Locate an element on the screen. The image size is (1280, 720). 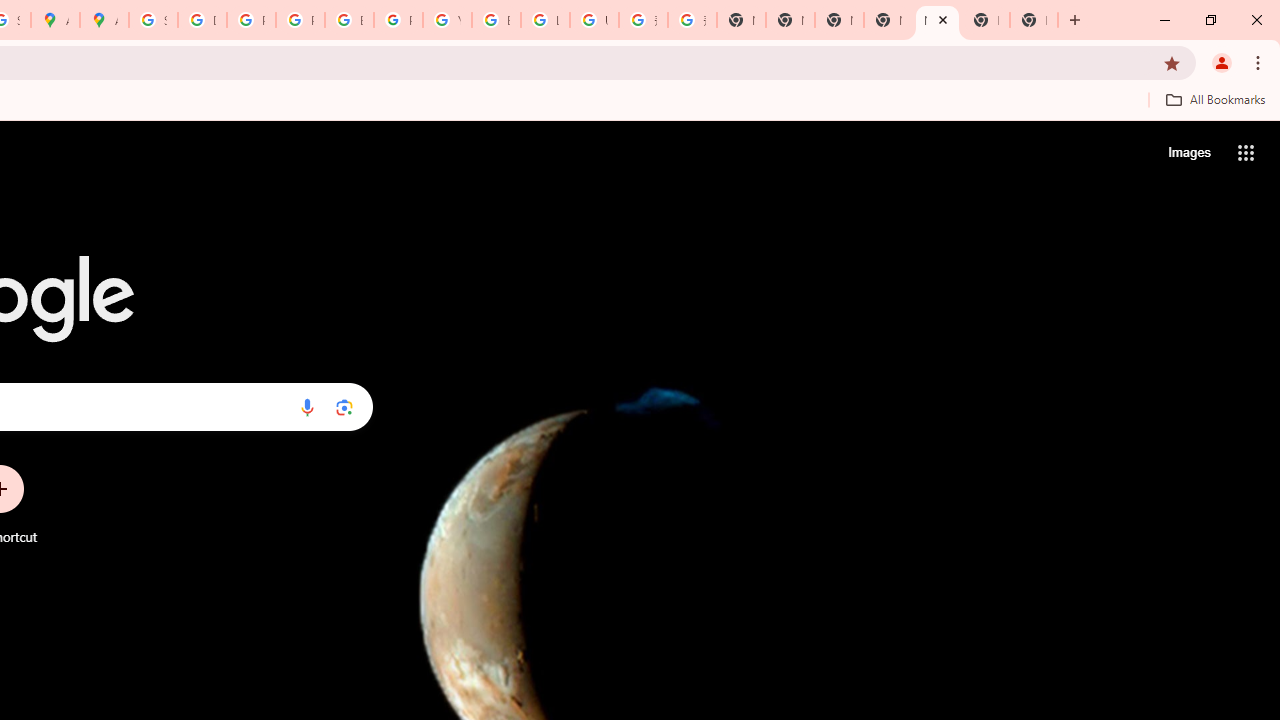
'New Tab' is located at coordinates (887, 20).